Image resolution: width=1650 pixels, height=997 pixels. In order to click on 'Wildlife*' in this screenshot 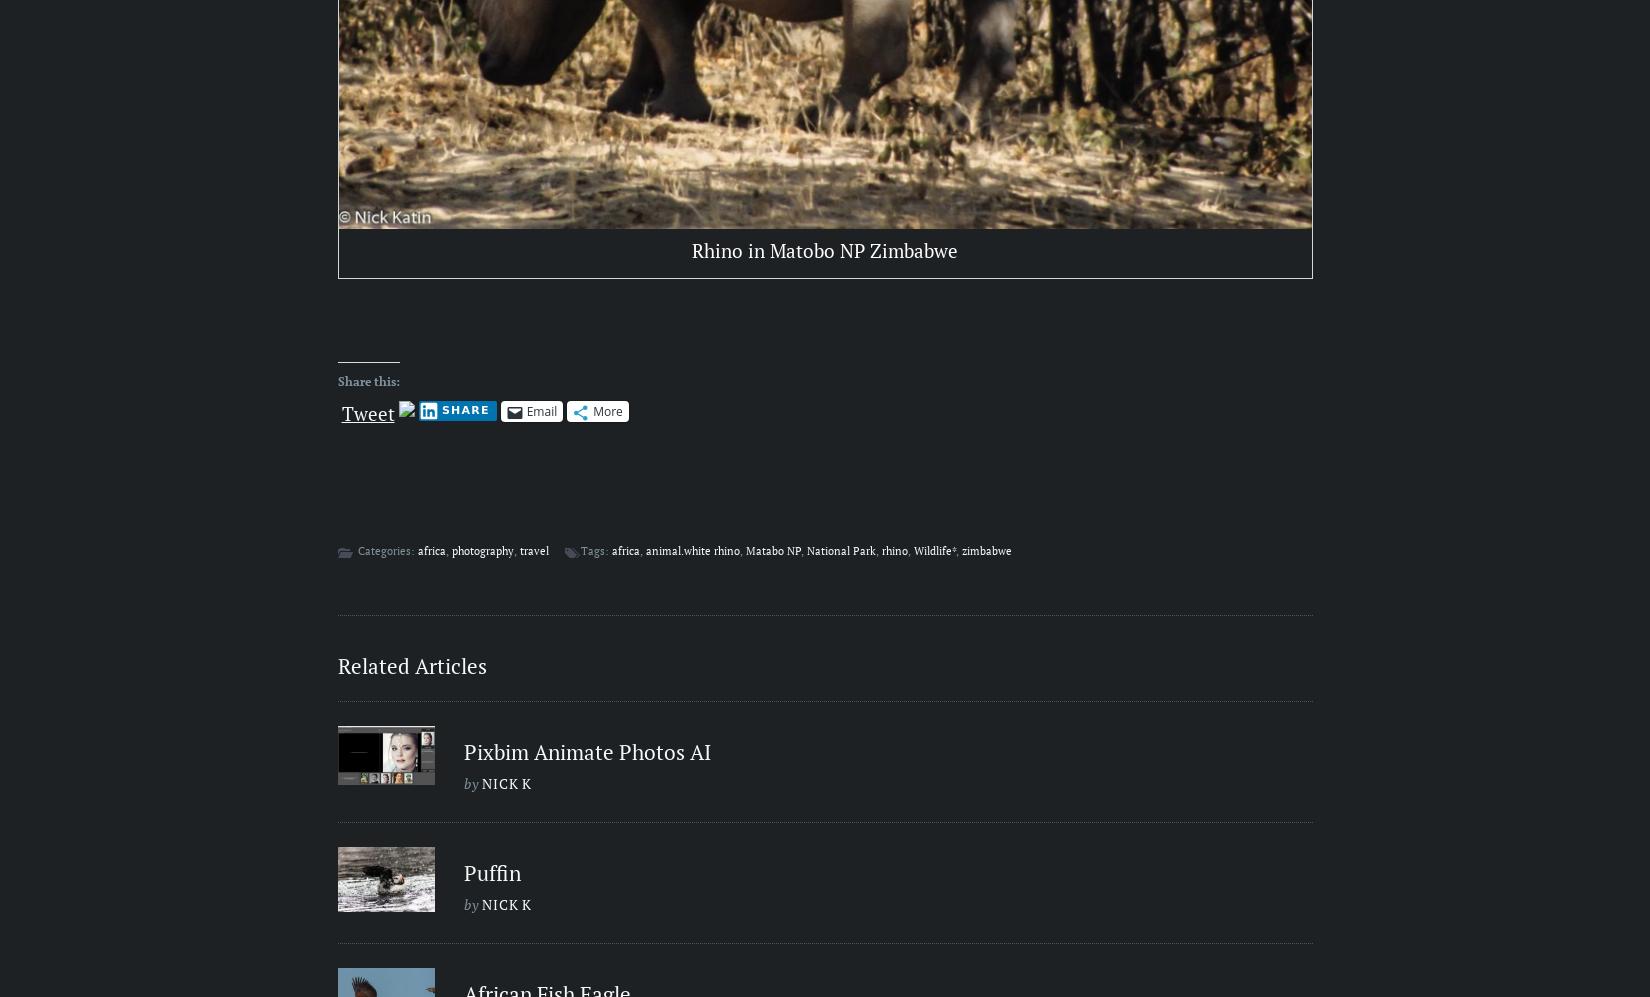, I will do `click(934, 551)`.